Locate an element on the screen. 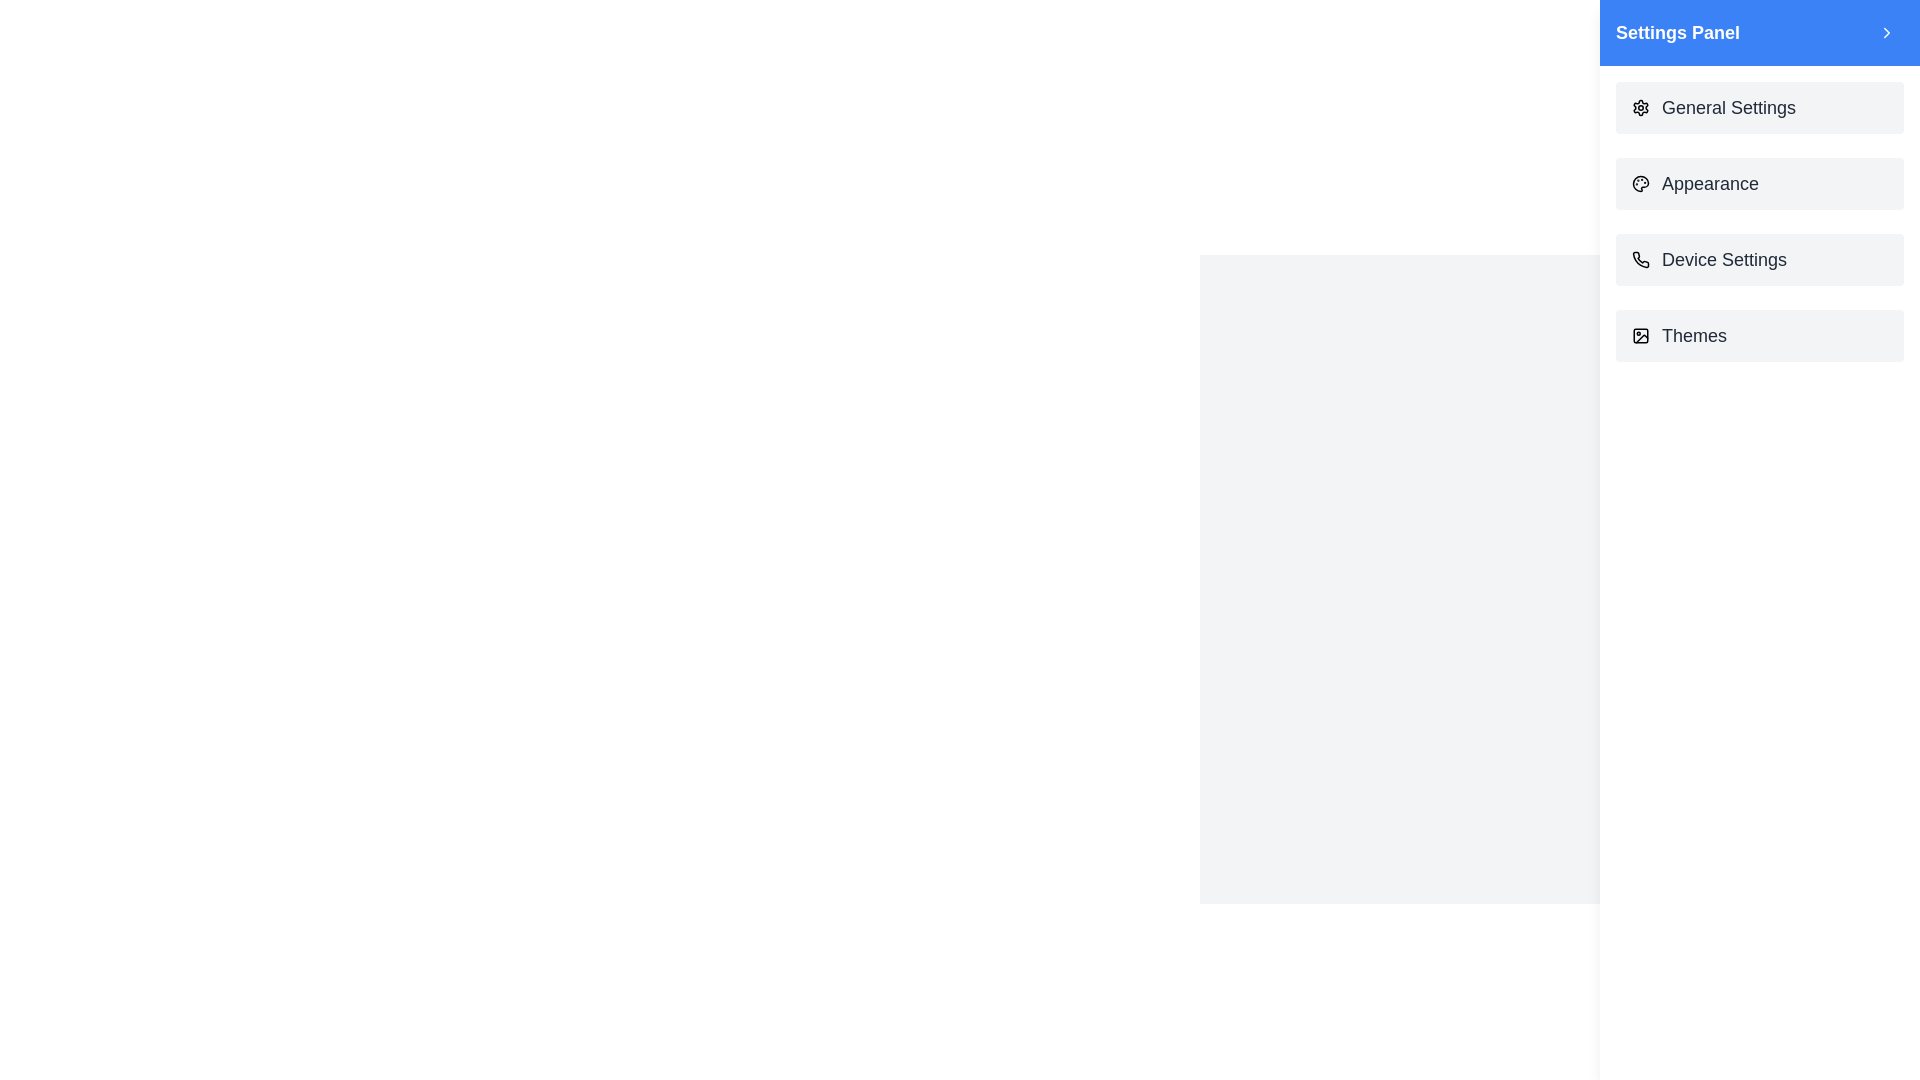 This screenshot has height=1080, width=1920. the navigation button located at the top-right corner of the 'Settings Panel' is located at coordinates (1885, 33).